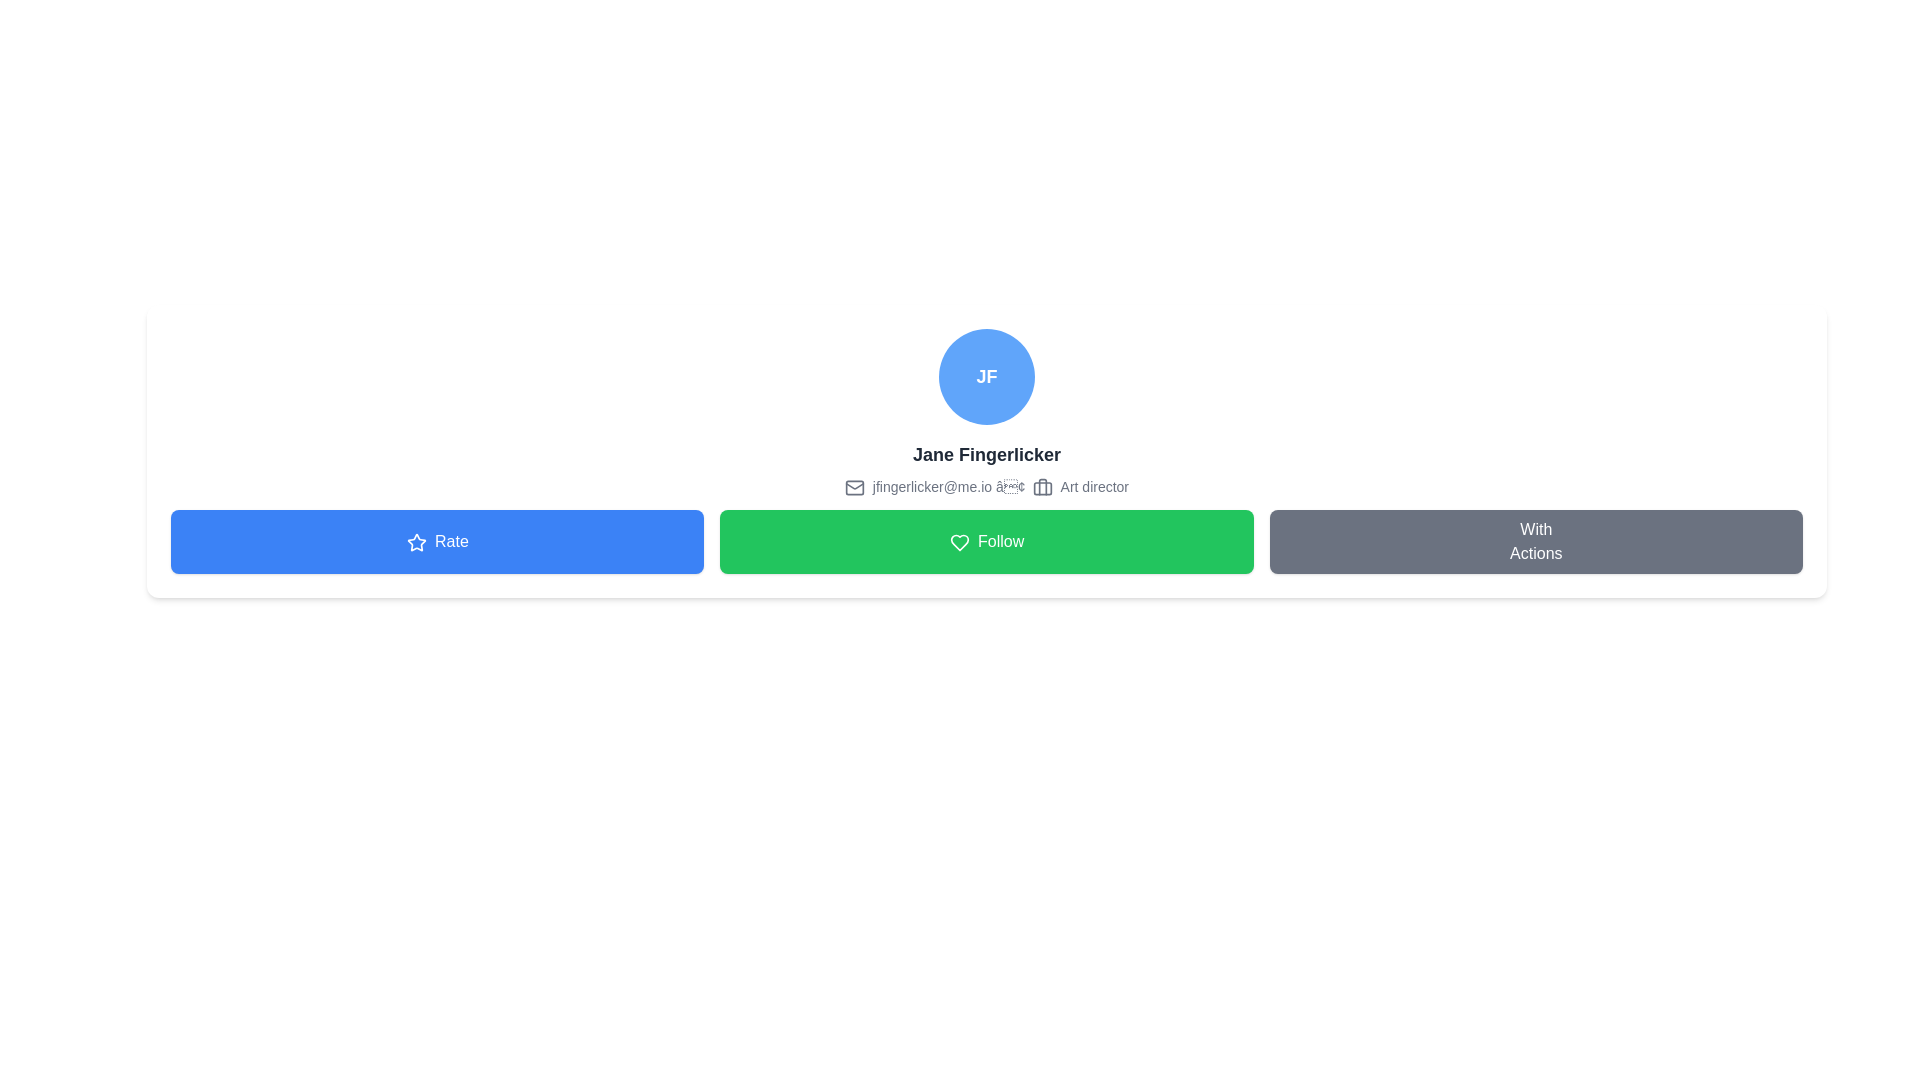 The width and height of the screenshot is (1920, 1080). I want to click on the button labeled 'With Actions', which is the third button in a horizontal layout, positioned to the right of 'Rate' and 'Follow', so click(1535, 542).